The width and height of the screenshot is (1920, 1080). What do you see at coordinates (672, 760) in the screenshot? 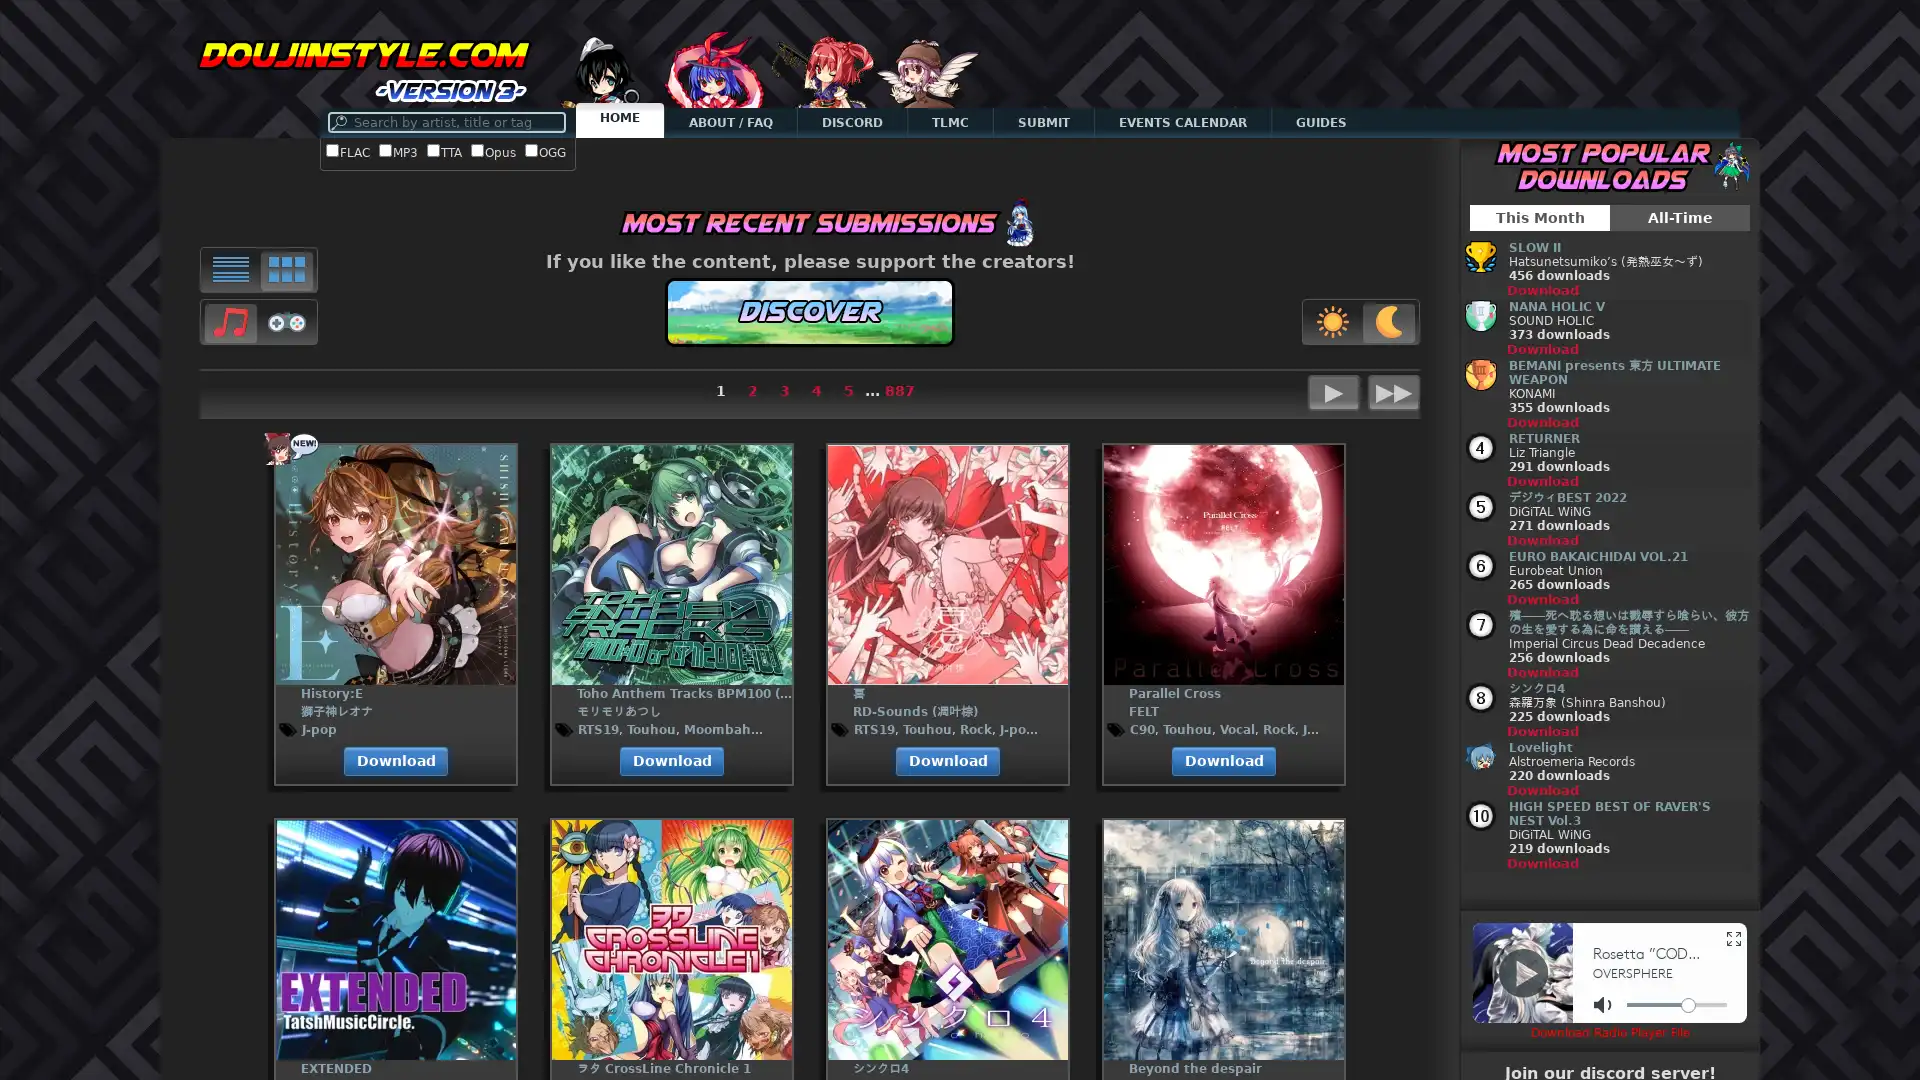
I see `Download` at bounding box center [672, 760].